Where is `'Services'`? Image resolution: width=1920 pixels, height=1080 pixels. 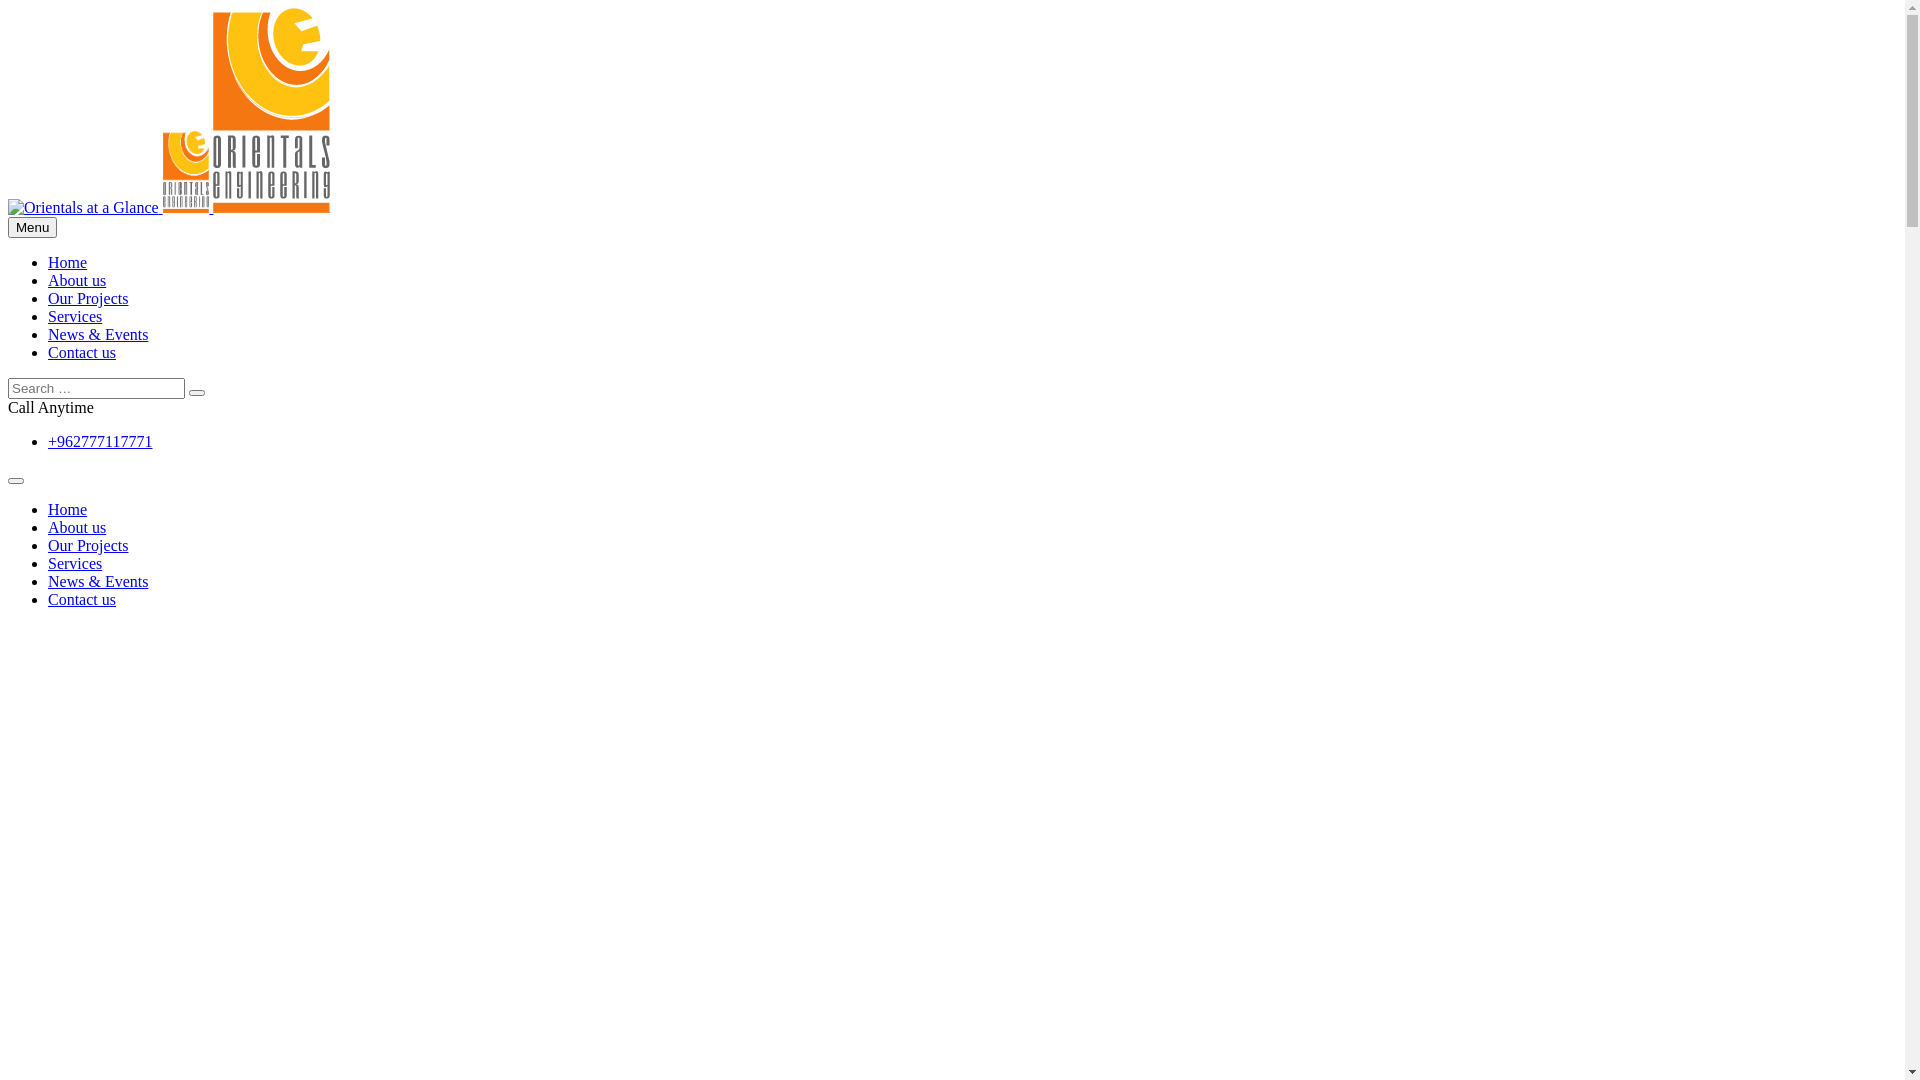 'Services' is located at coordinates (75, 315).